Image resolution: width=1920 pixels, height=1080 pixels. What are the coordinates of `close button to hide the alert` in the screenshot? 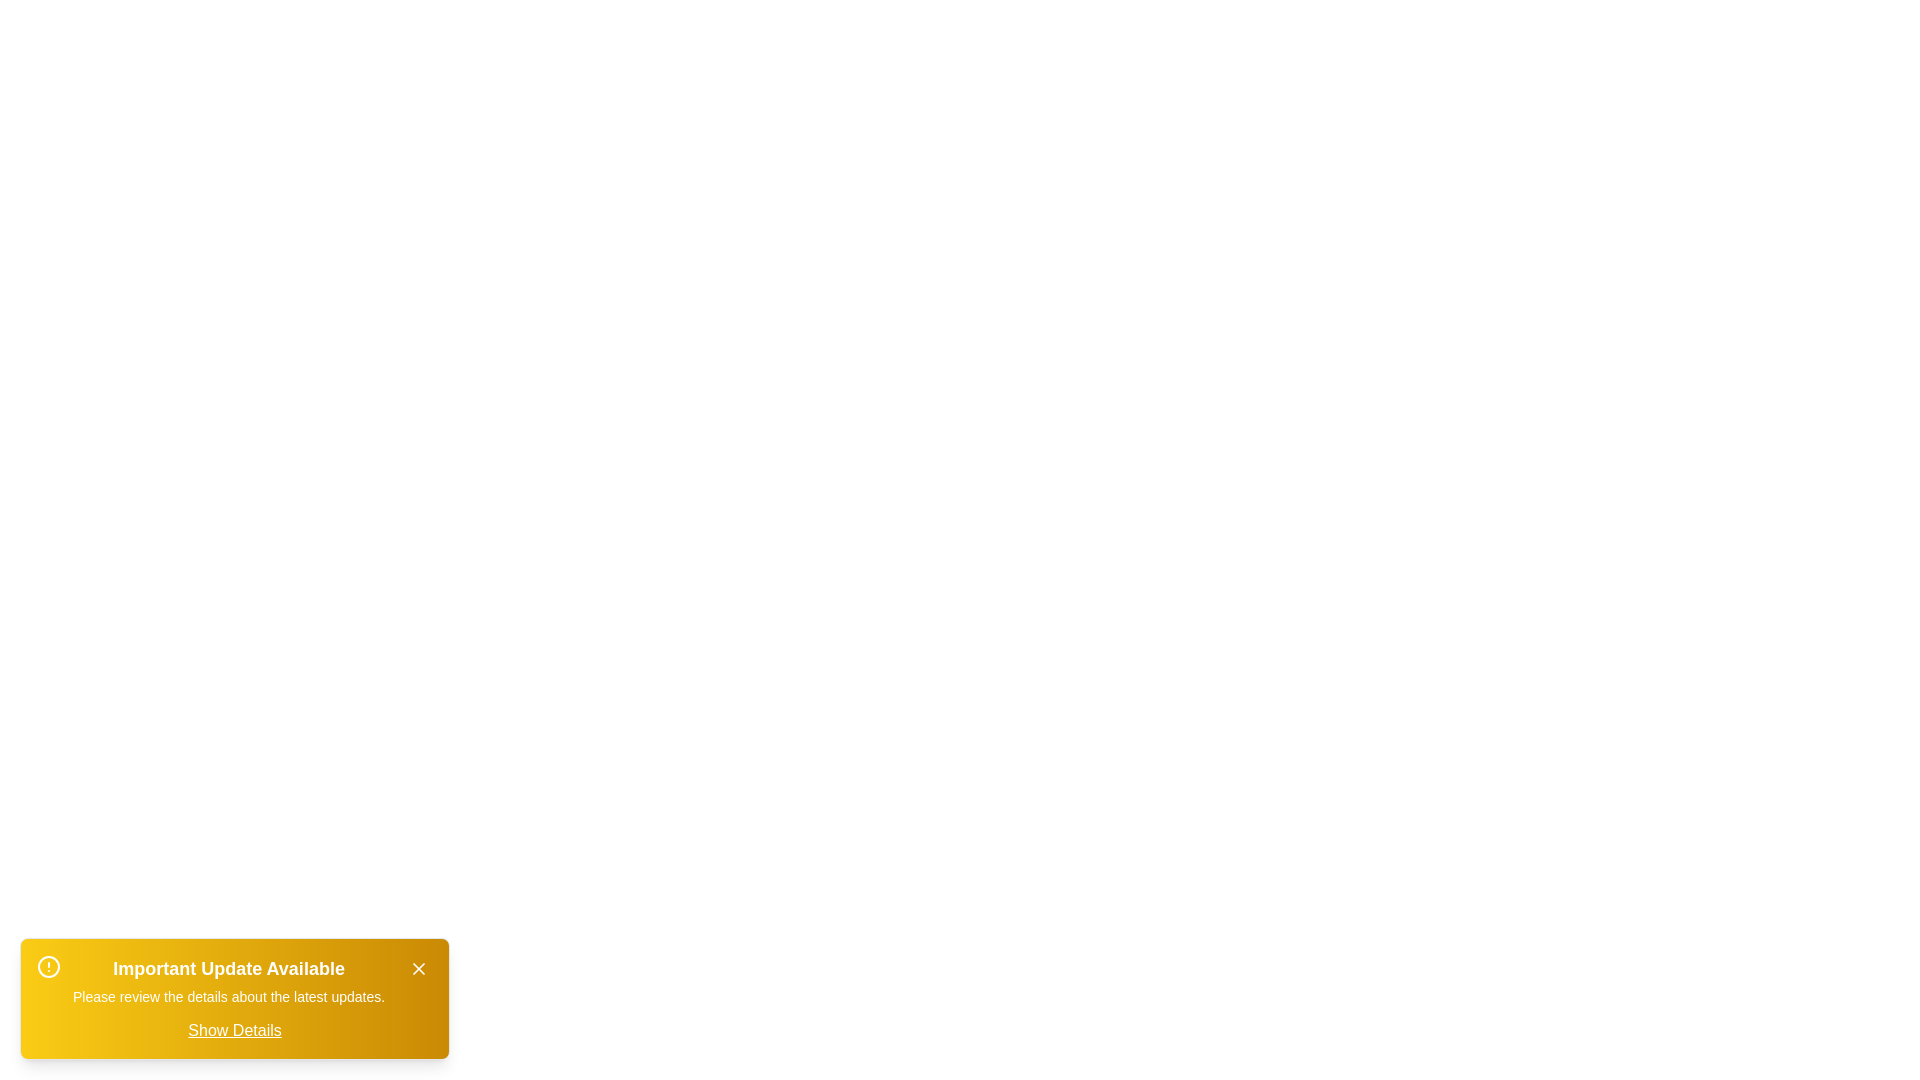 It's located at (417, 967).